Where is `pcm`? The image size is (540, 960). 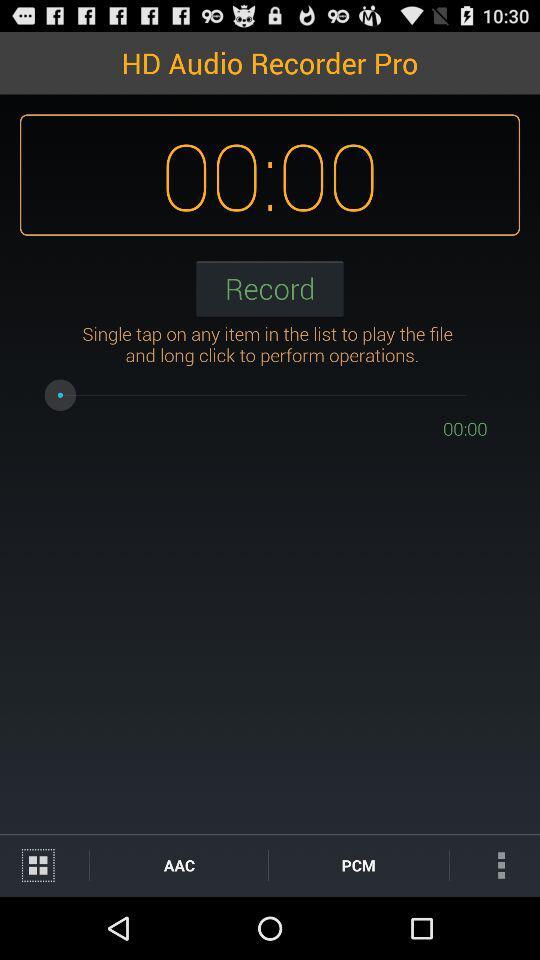 pcm is located at coordinates (357, 864).